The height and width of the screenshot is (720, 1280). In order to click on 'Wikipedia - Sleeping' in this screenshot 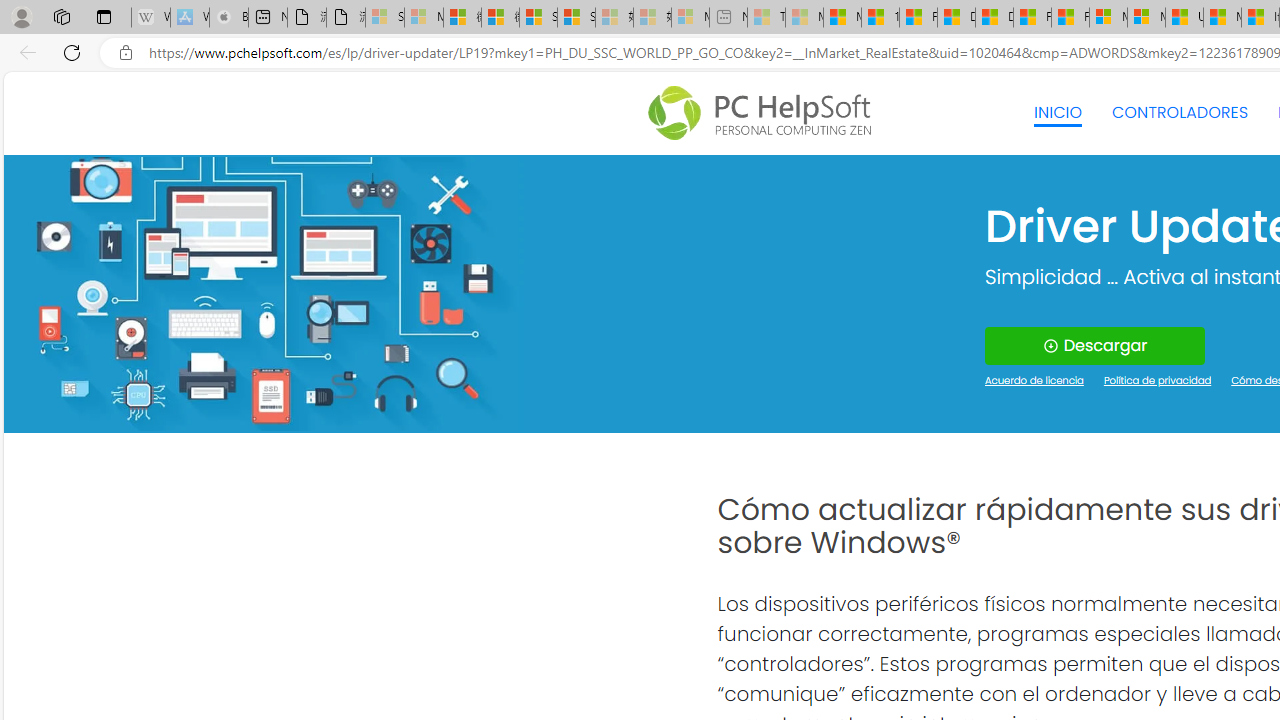, I will do `click(150, 17)`.